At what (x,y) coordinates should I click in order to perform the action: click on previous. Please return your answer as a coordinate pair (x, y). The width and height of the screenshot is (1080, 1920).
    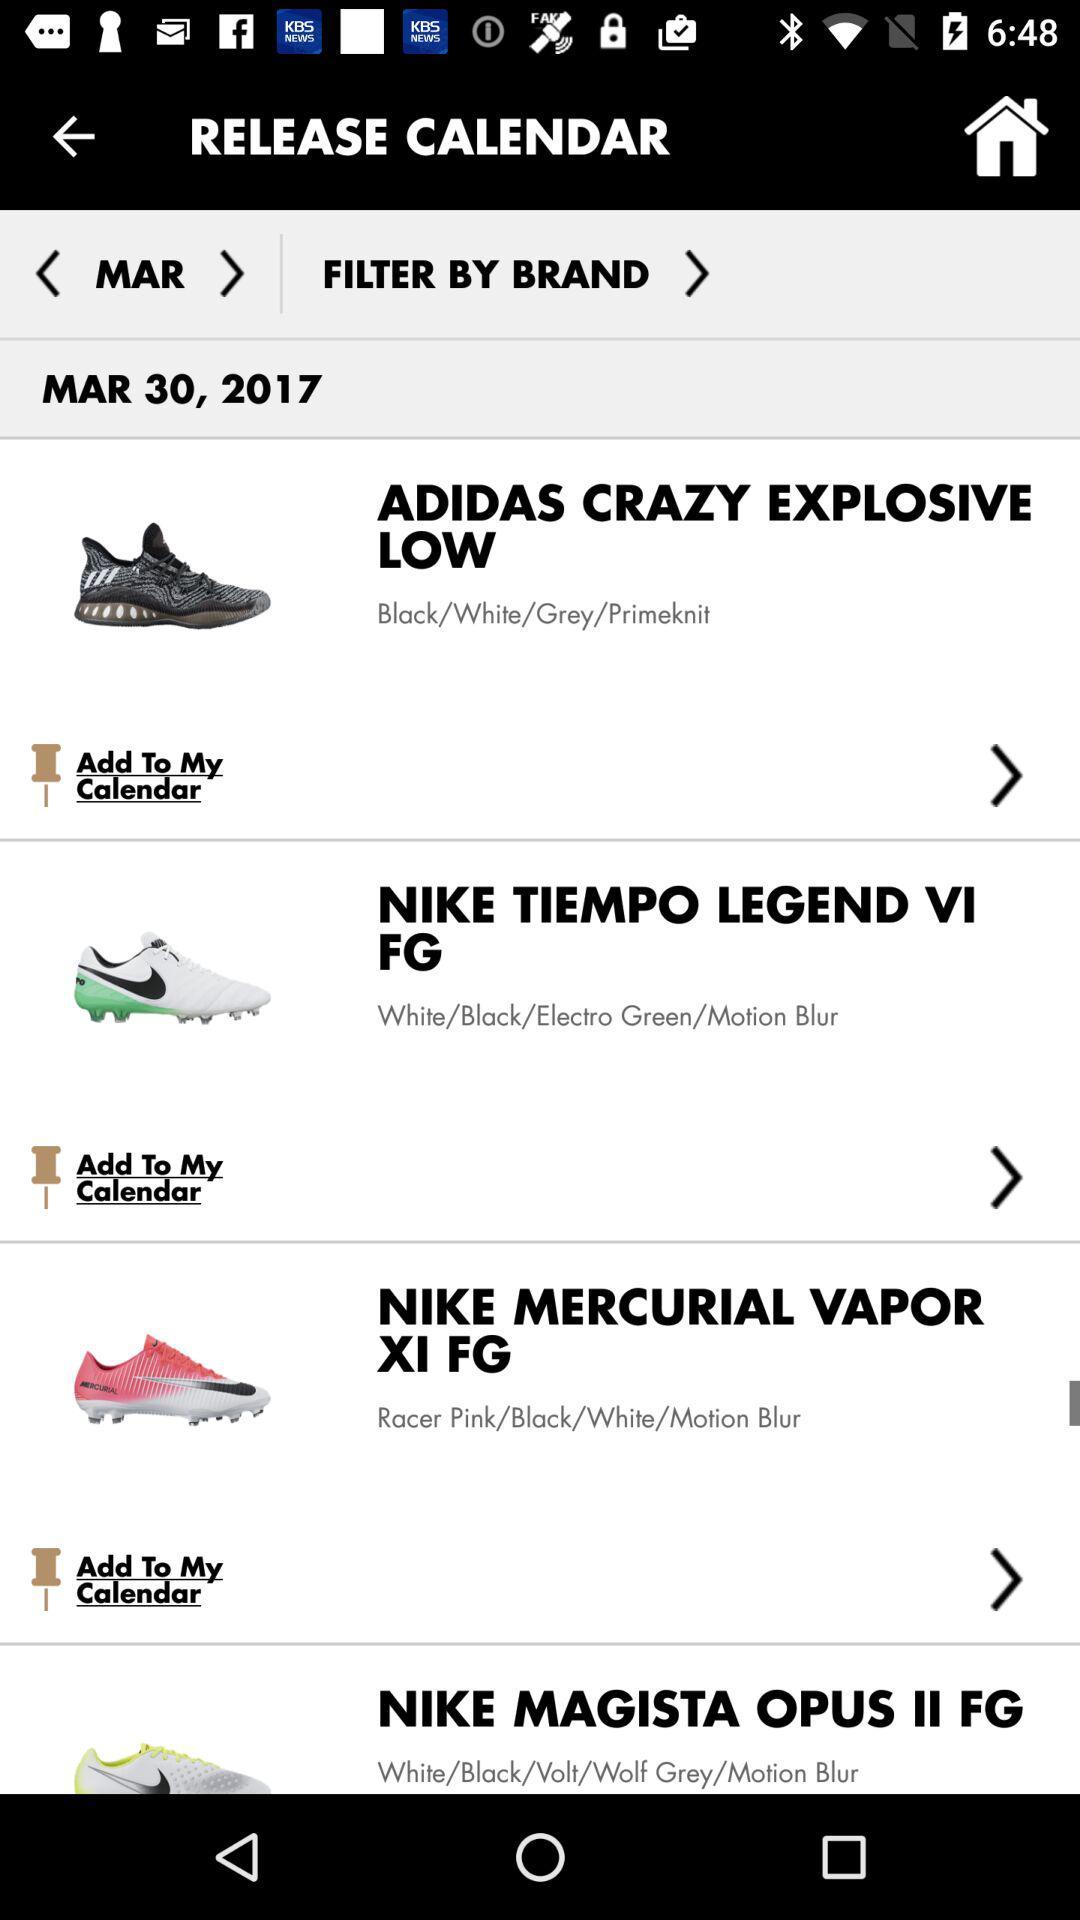
    Looking at the image, I should click on (46, 272).